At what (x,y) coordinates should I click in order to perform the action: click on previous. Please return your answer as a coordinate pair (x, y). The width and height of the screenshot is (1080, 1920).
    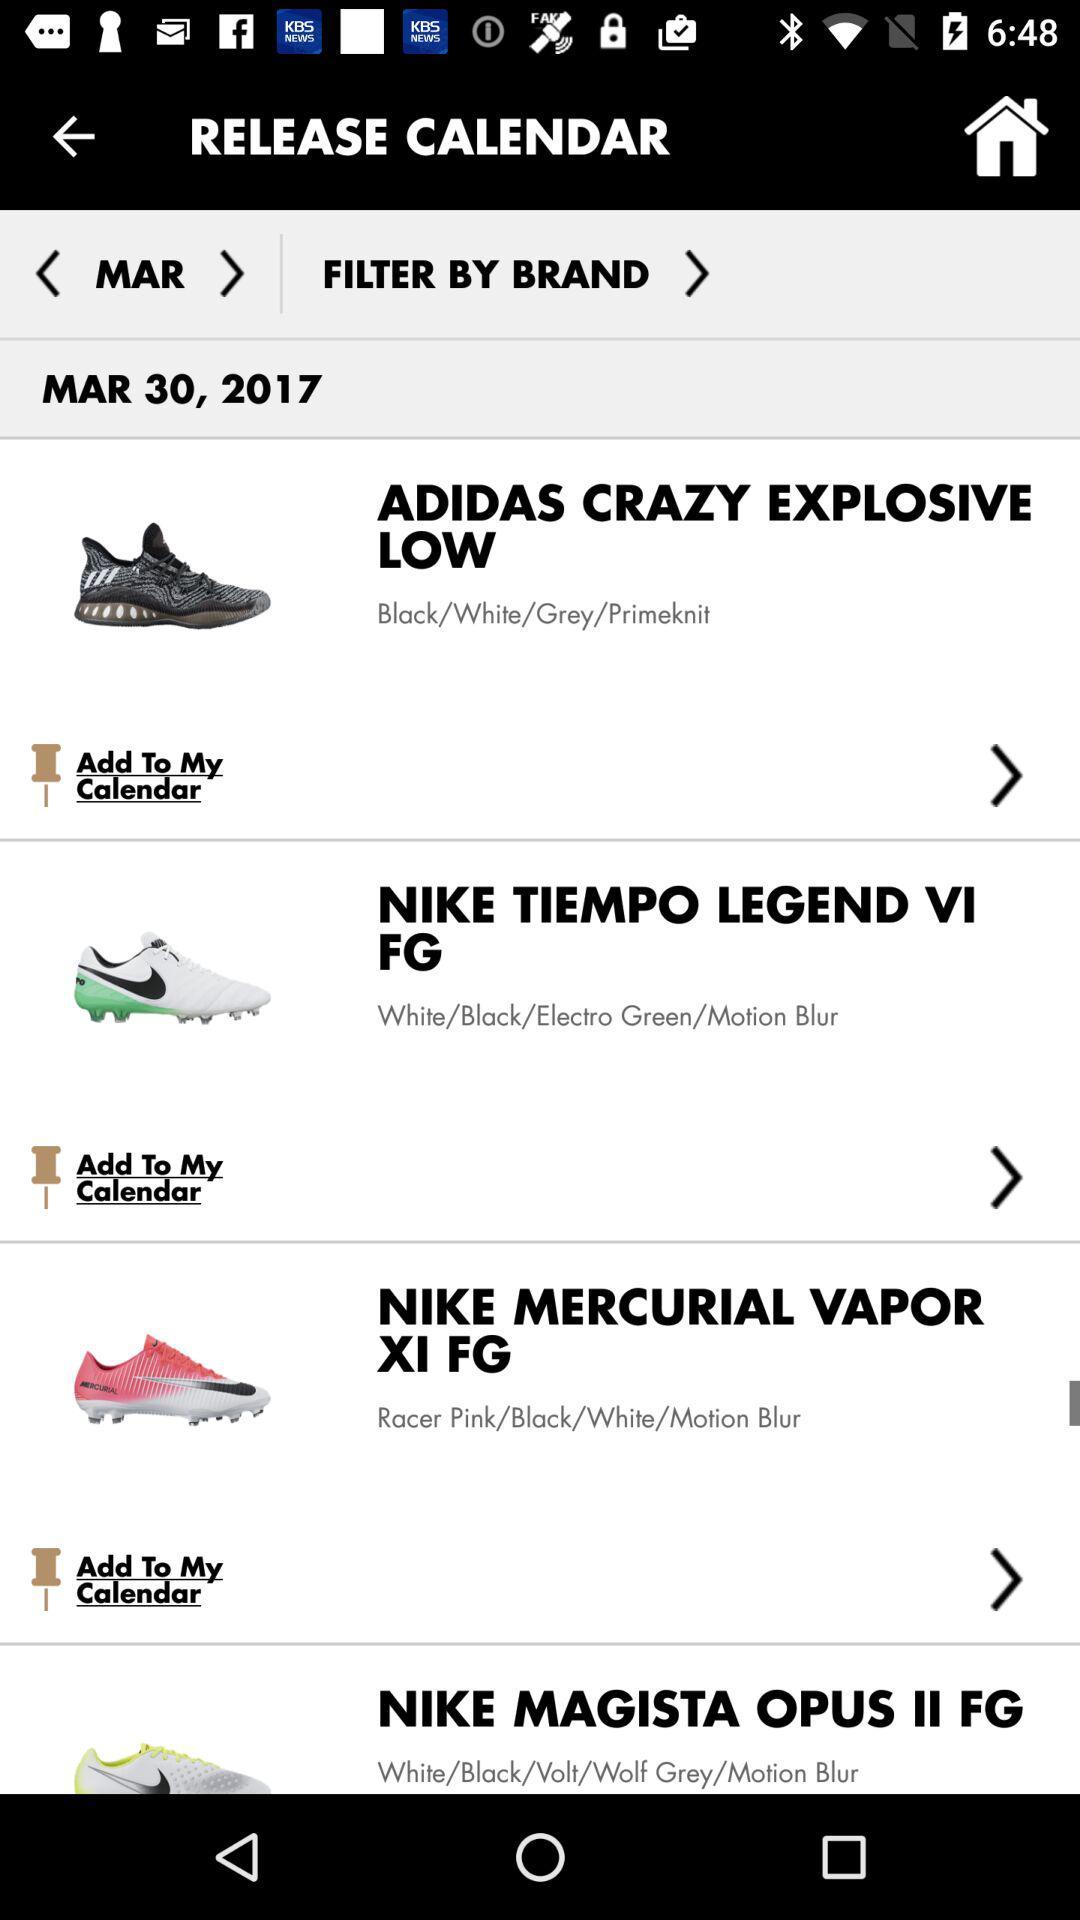
    Looking at the image, I should click on (46, 272).